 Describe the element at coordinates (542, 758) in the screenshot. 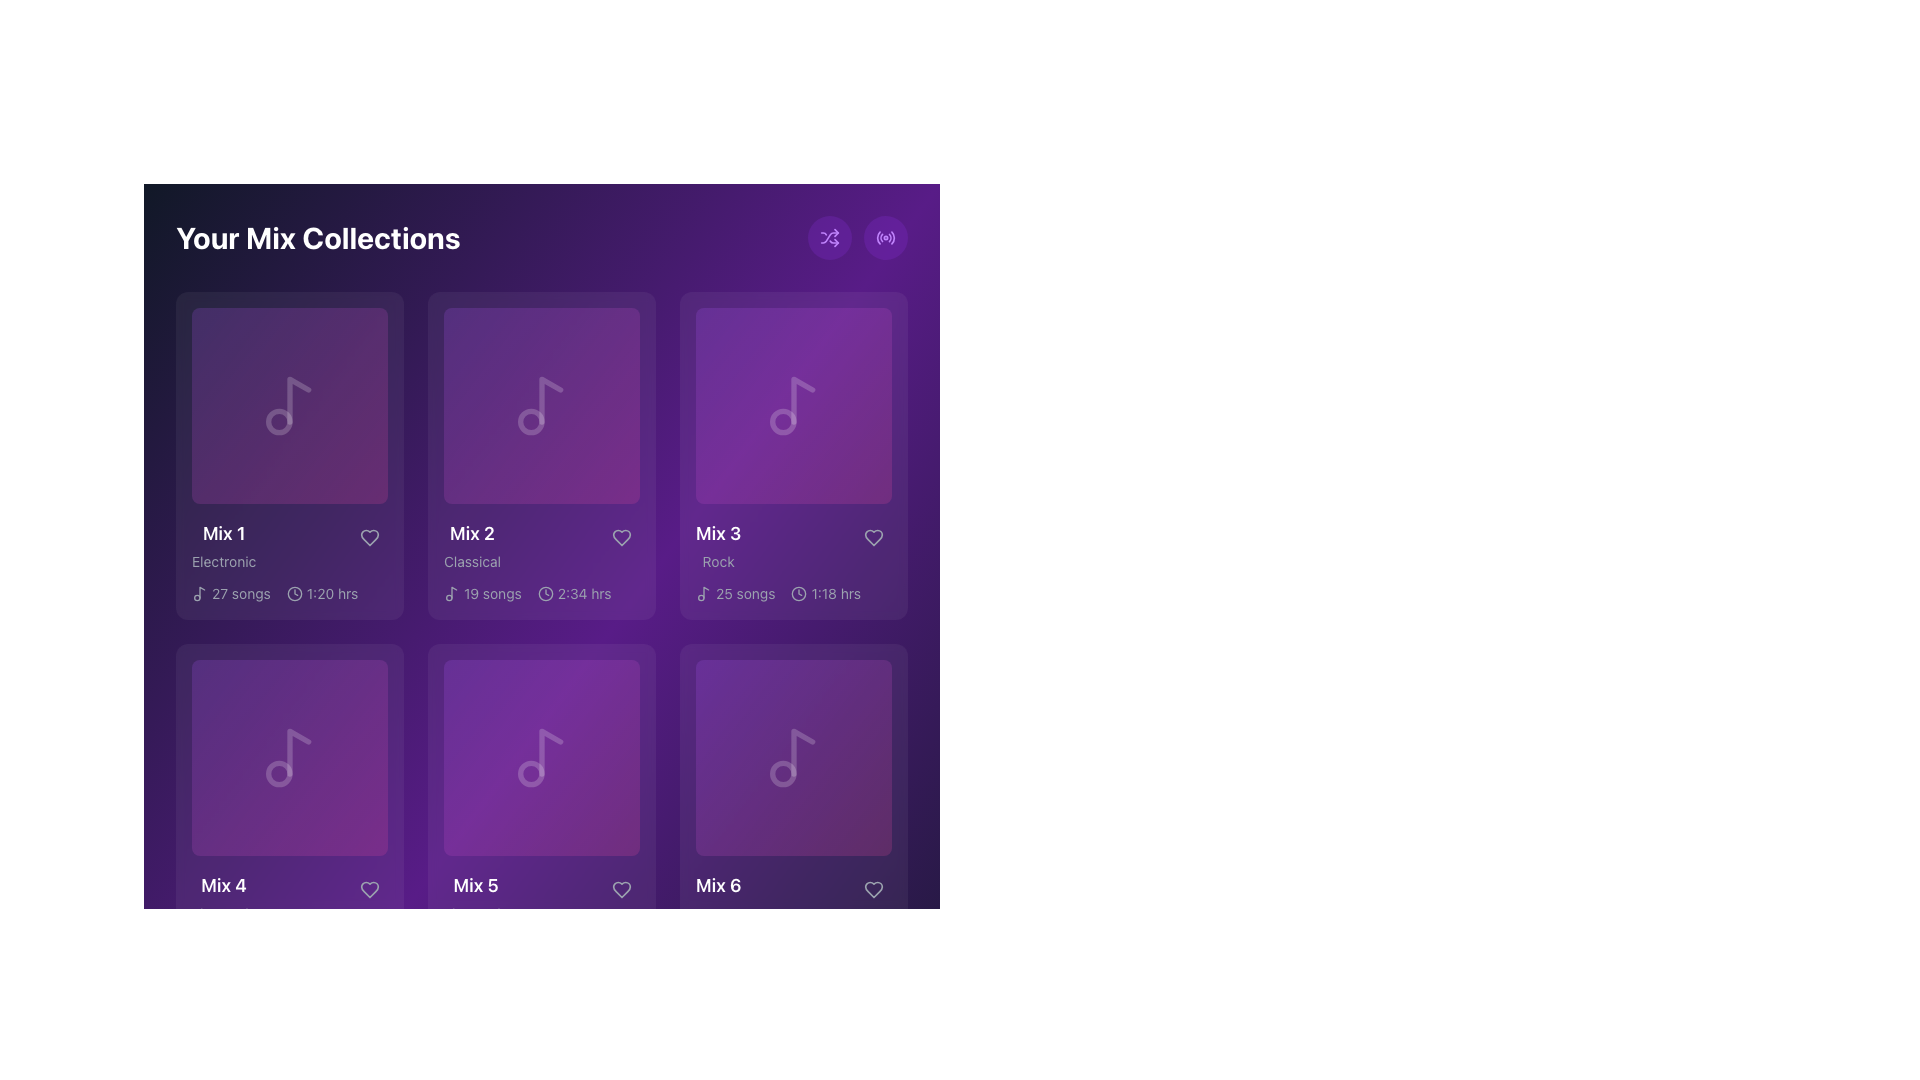

I see `the circular button with a purple background and a white play icon at the center of the 'Mix 5' card` at that location.